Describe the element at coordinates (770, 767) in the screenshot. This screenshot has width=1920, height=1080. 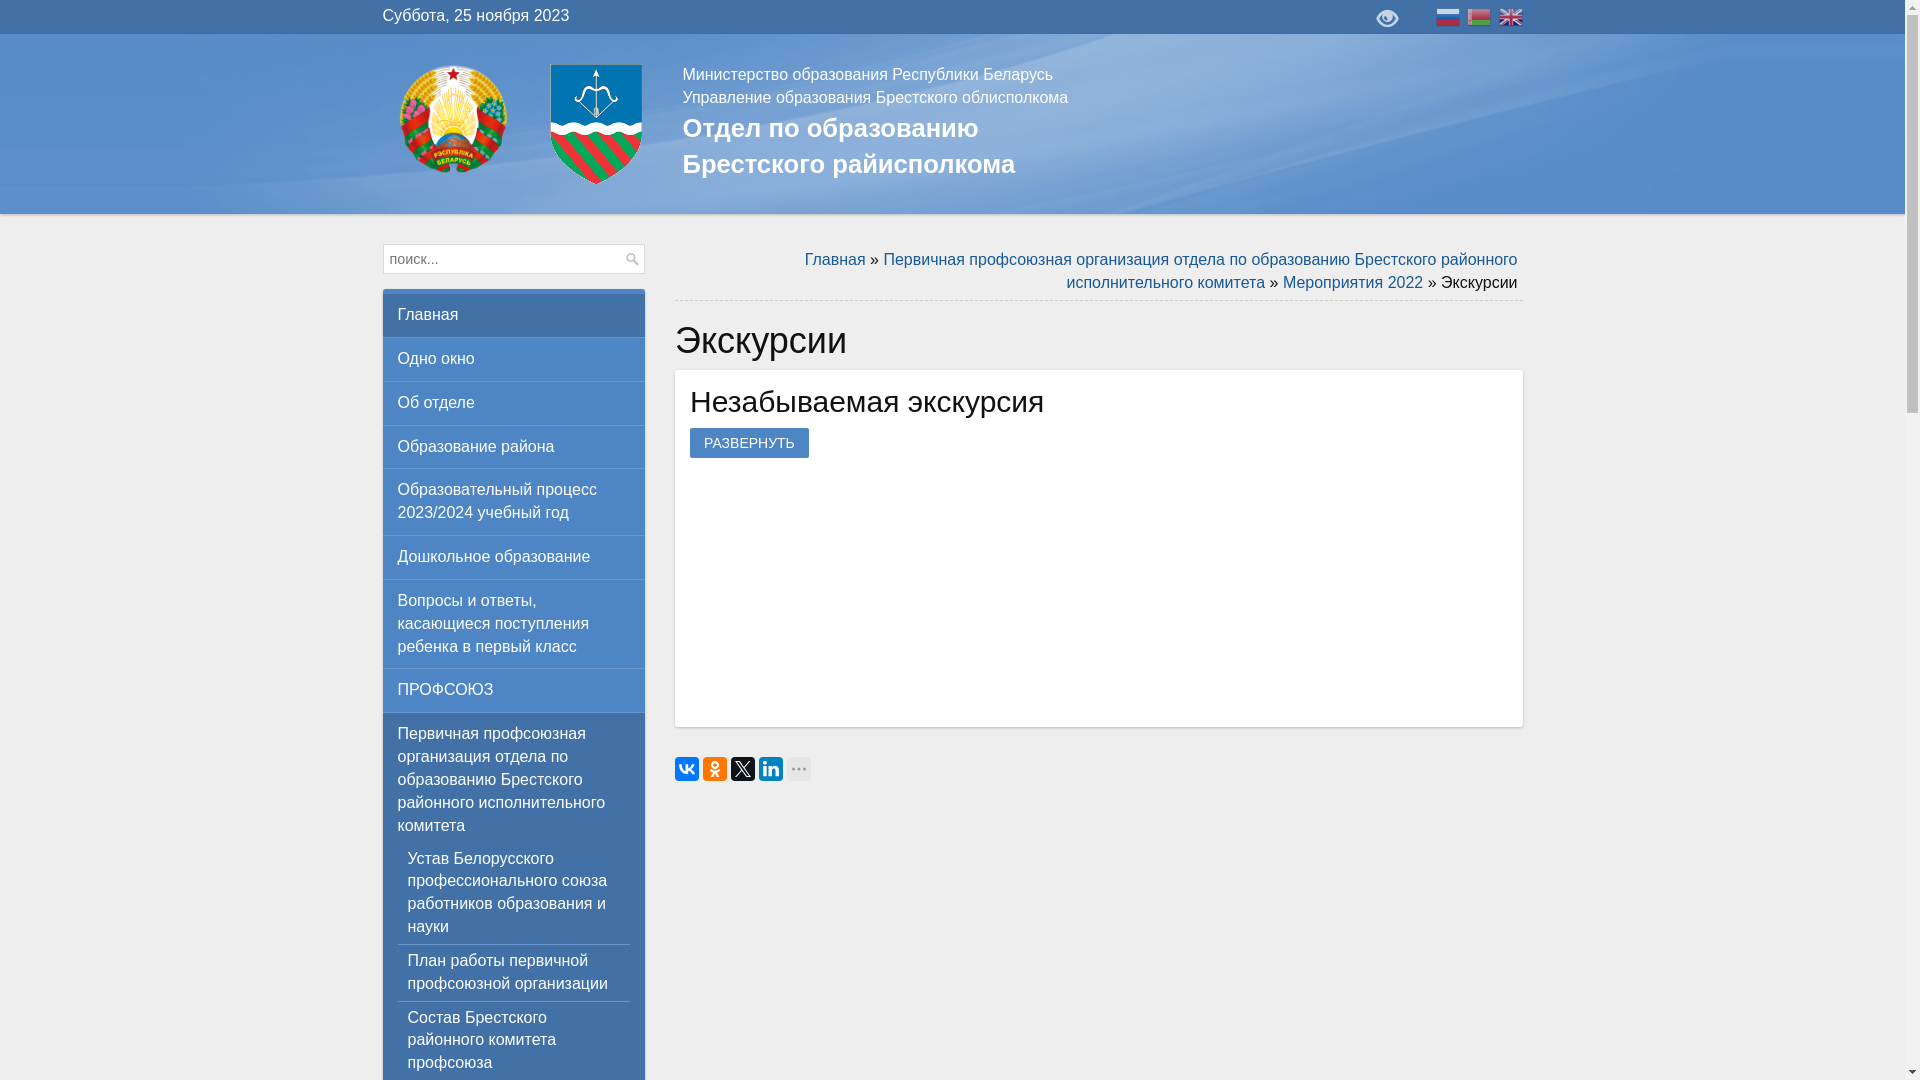
I see `'LinkedIn'` at that location.